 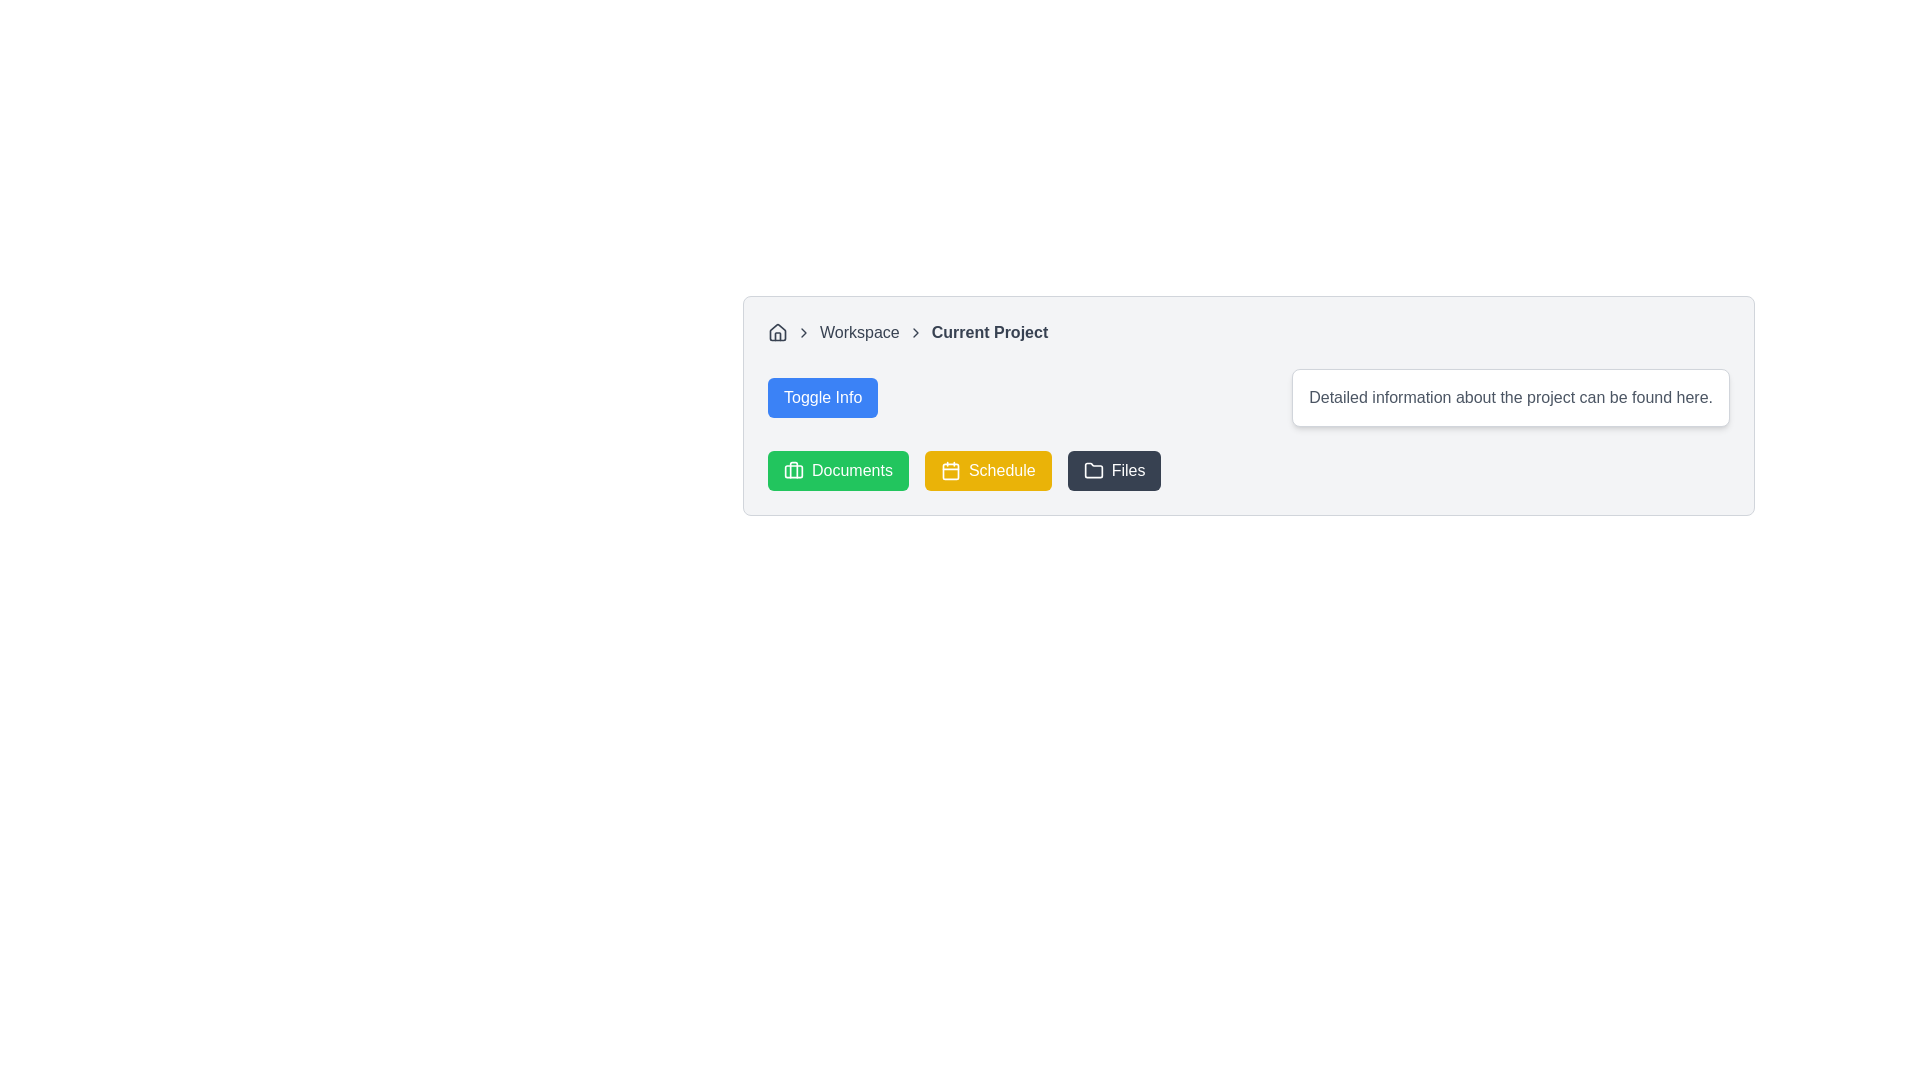 I want to click on the house icon button, so click(x=776, y=331).